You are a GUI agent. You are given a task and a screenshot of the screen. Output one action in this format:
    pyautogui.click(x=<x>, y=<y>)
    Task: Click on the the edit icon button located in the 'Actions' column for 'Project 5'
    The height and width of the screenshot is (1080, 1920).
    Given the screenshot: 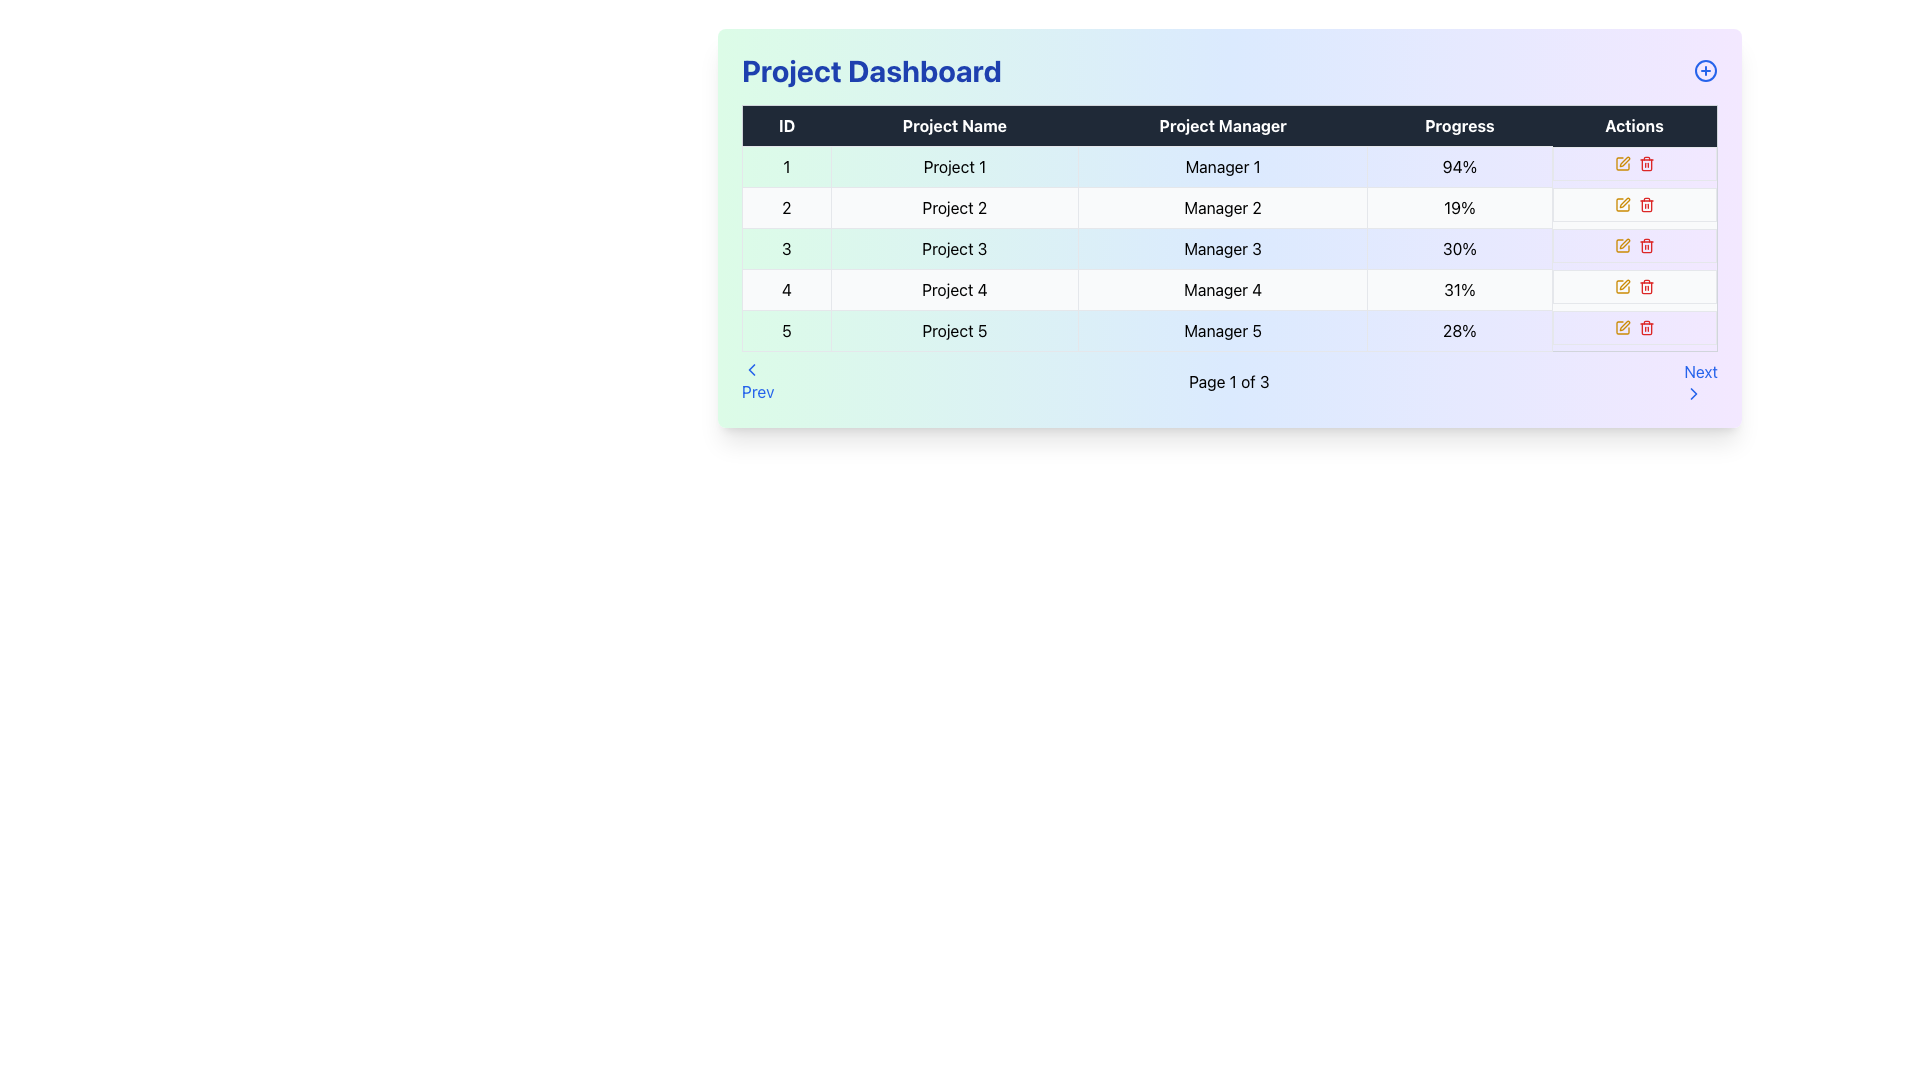 What is the action you would take?
    pyautogui.click(x=1624, y=324)
    